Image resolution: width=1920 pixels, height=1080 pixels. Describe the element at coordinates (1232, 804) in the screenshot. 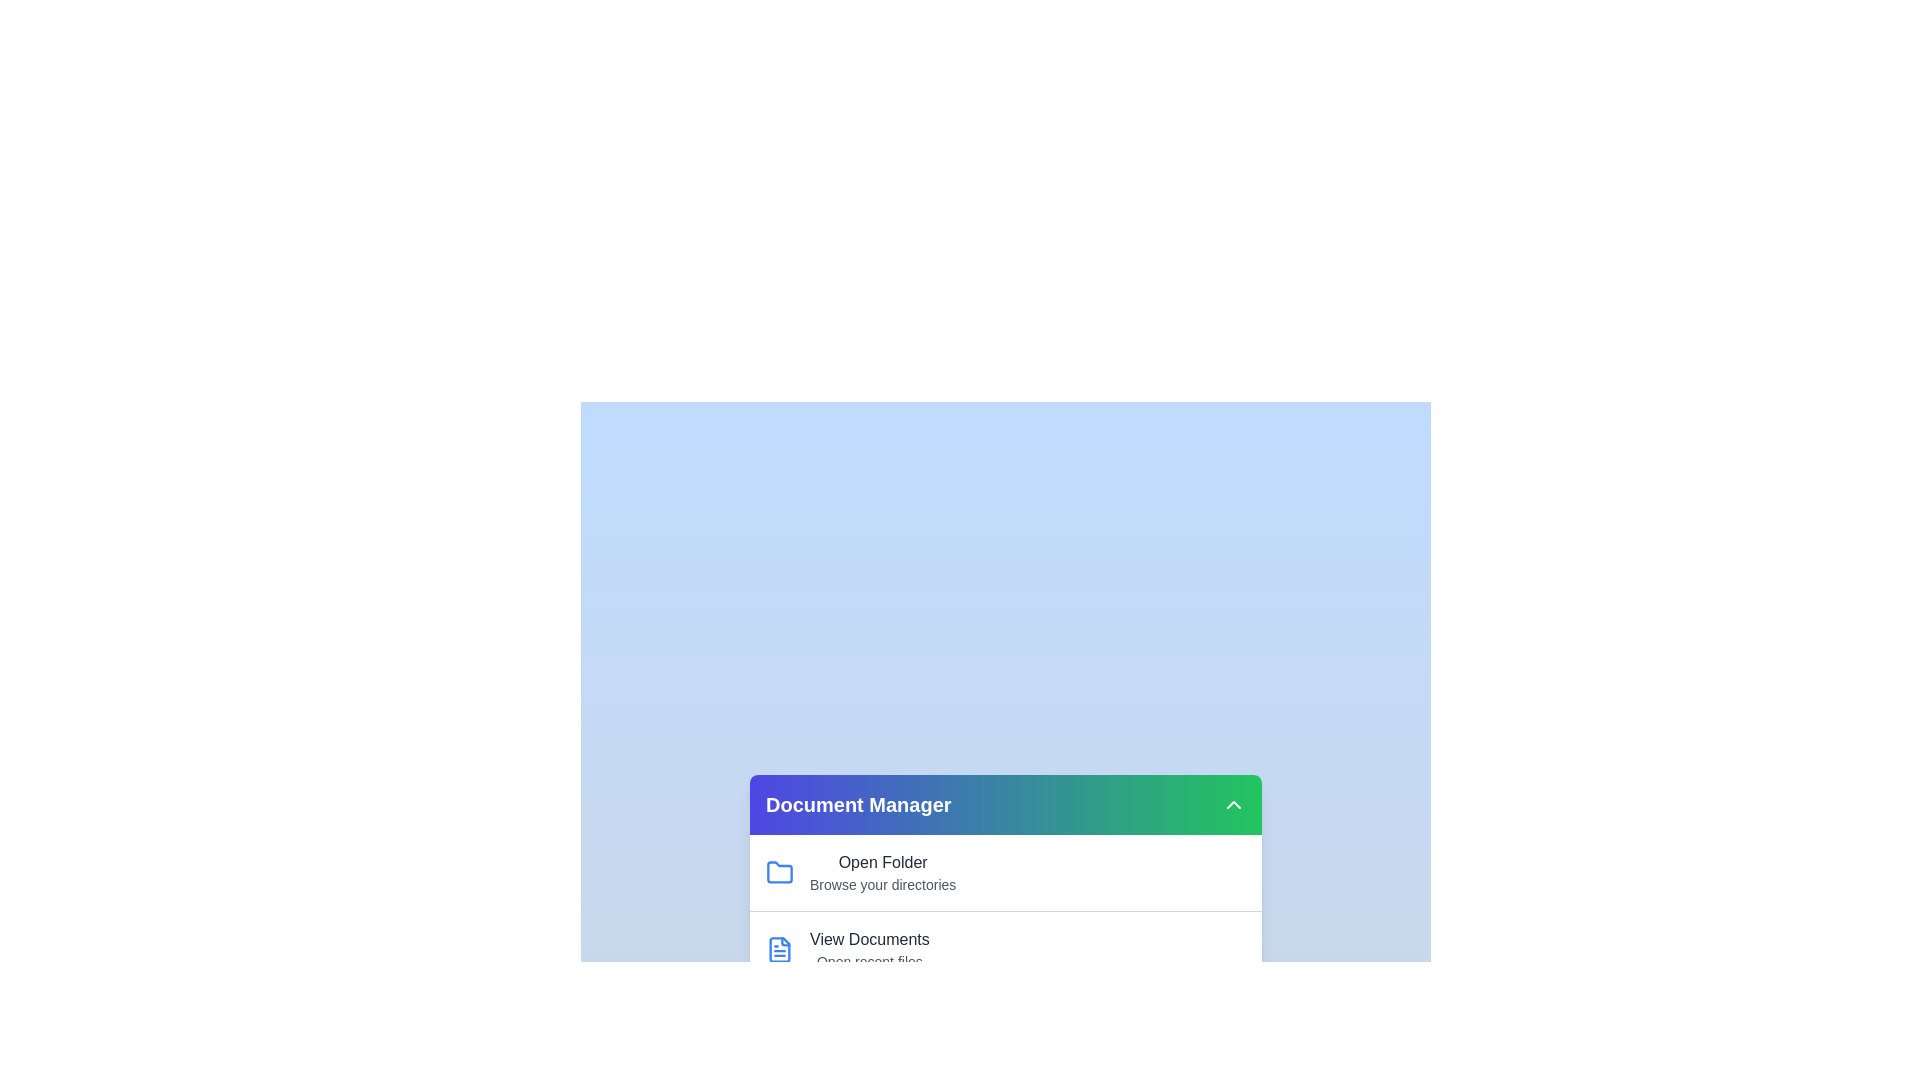

I see `the toggle button at the top-right corner of the menu header to toggle the menu visibility` at that location.